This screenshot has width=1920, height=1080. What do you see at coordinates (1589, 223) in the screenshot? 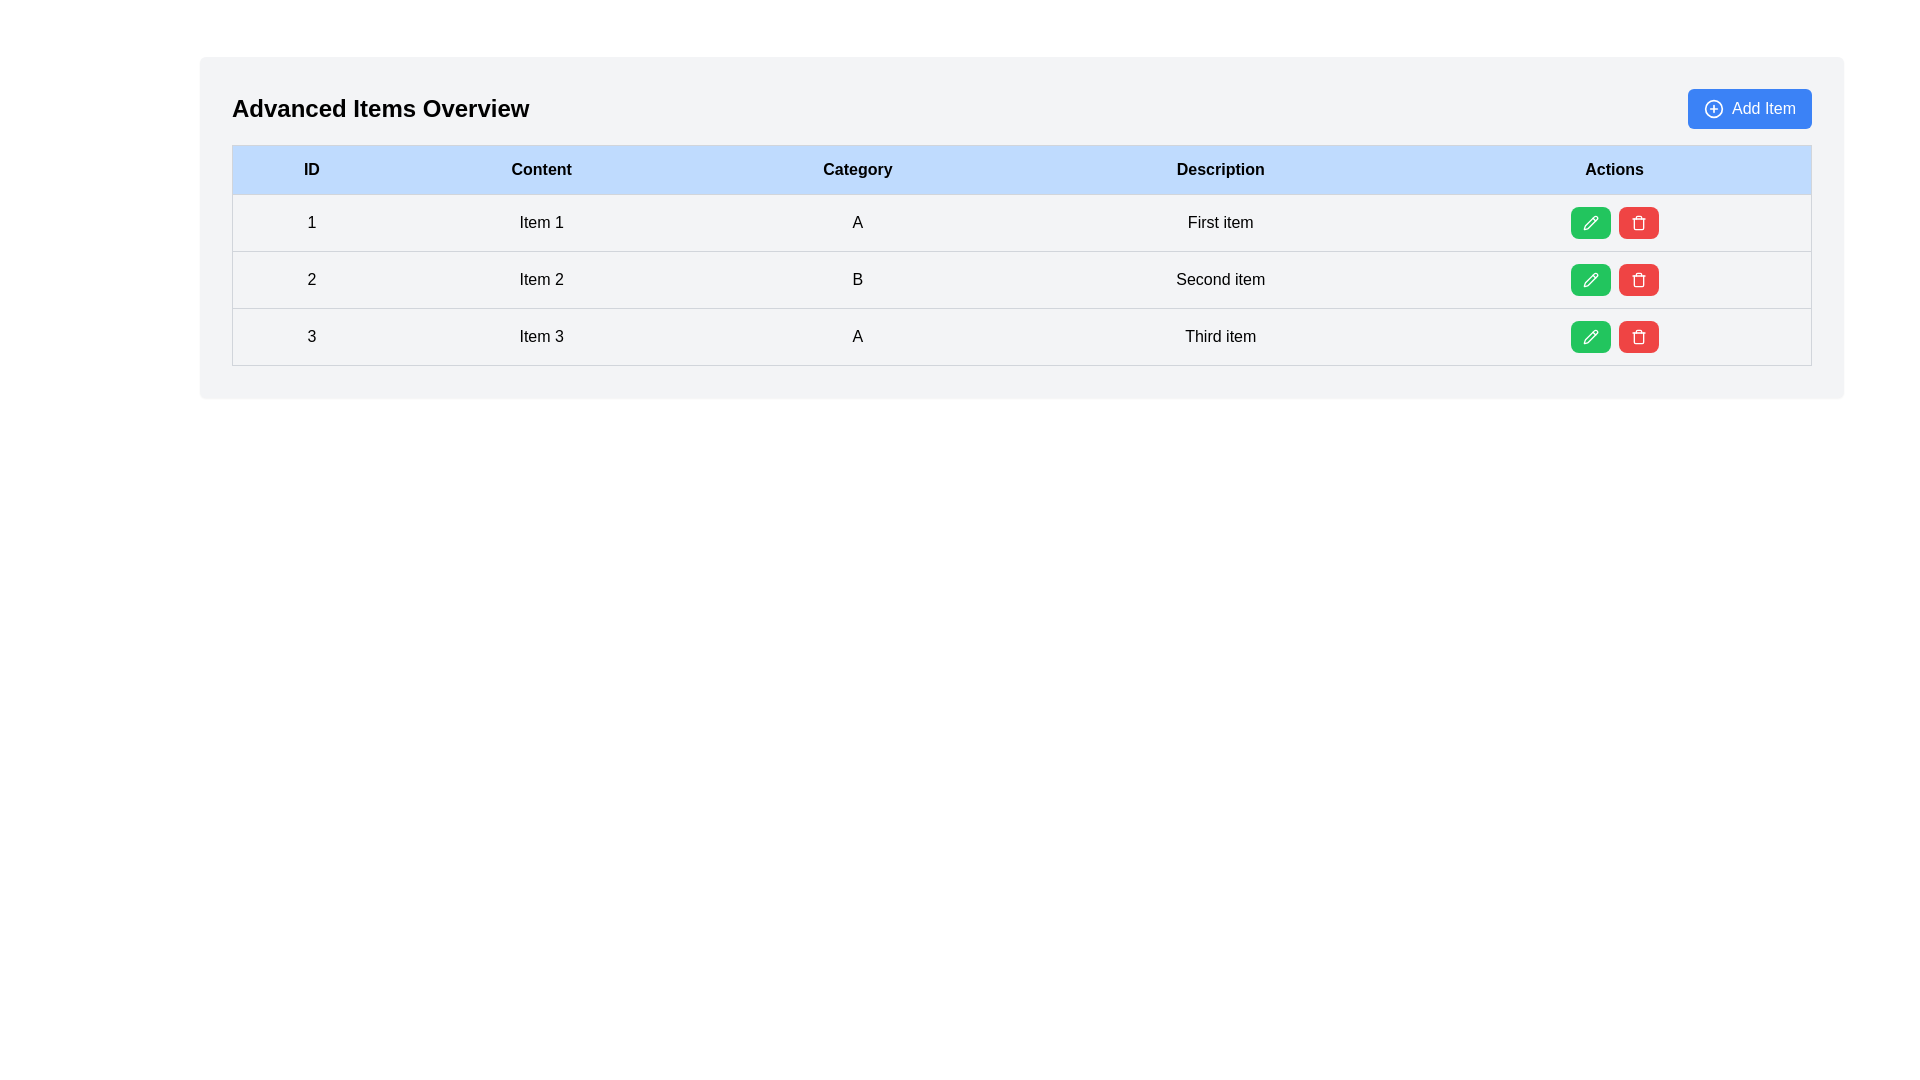
I see `the pencil-shaped icon within the green 'Edit' button in the 'Actions' column` at bounding box center [1589, 223].